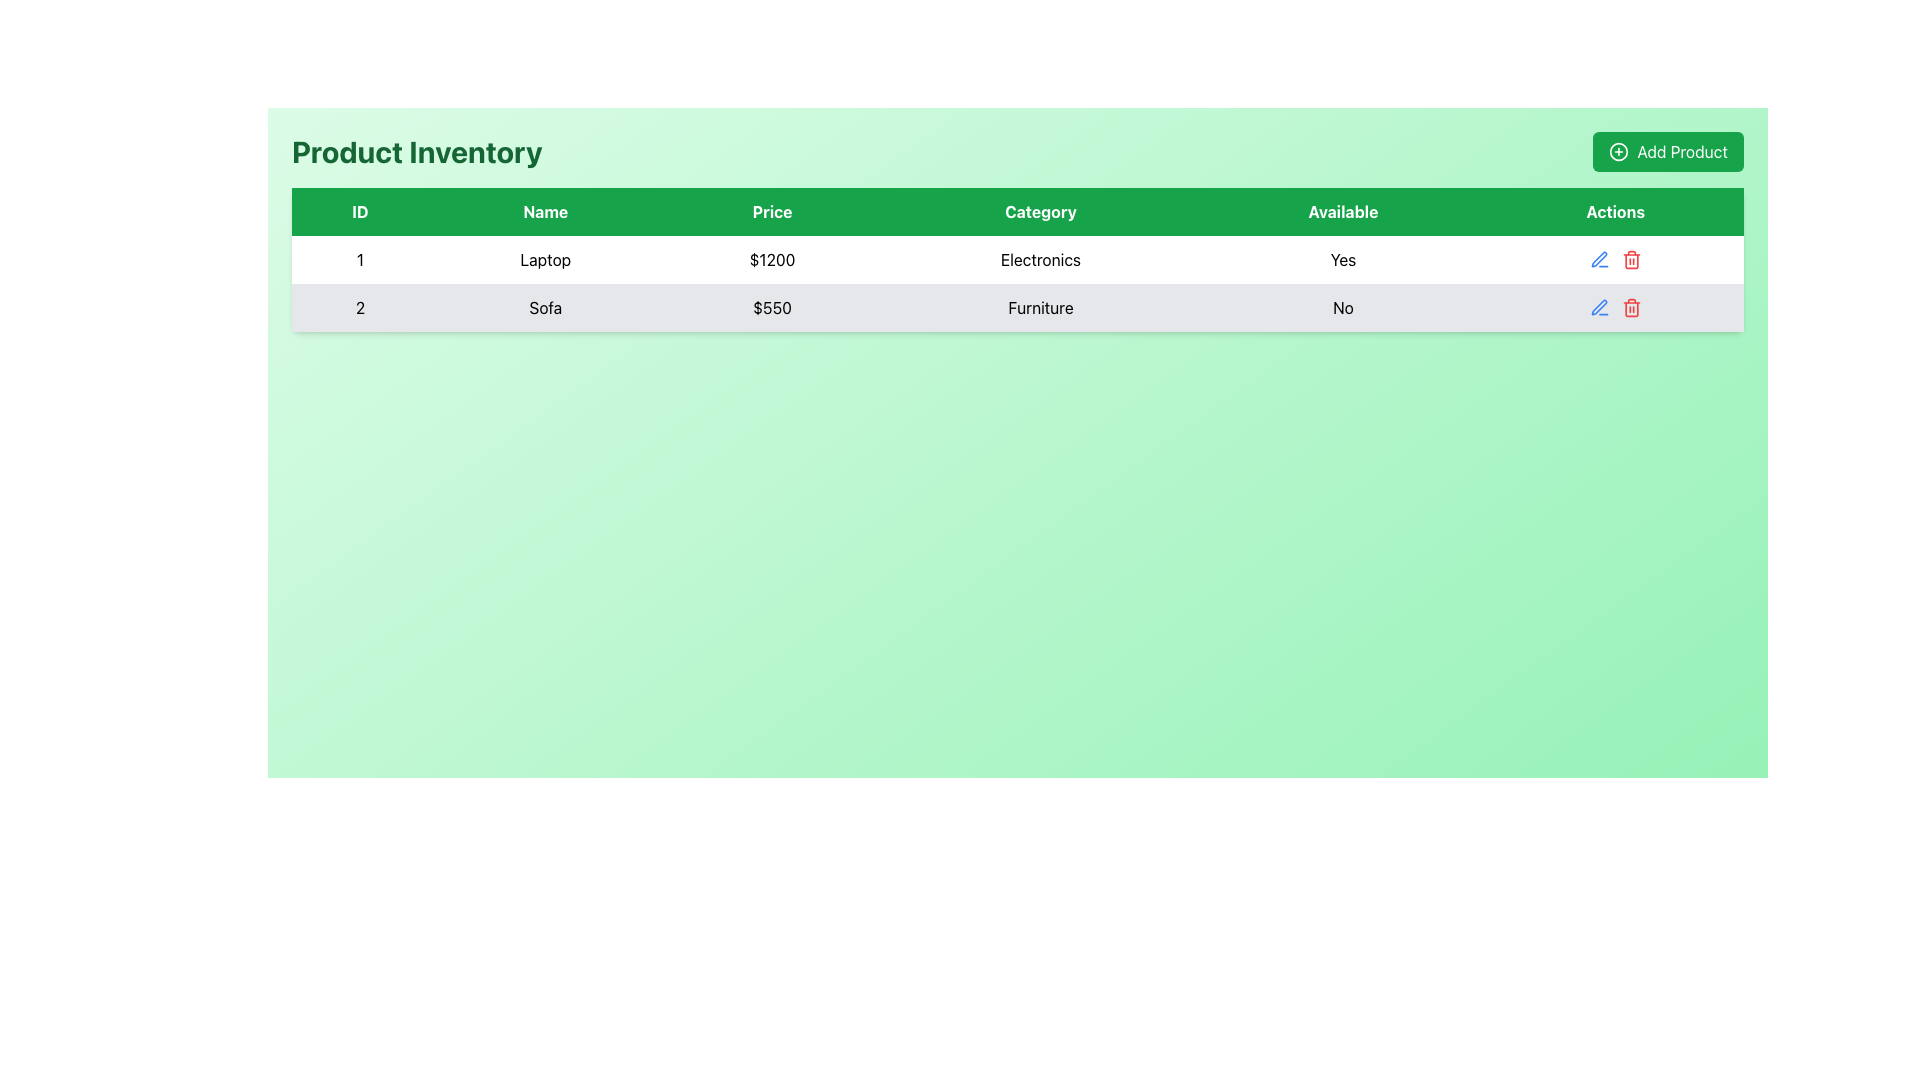 The image size is (1920, 1080). What do you see at coordinates (545, 258) in the screenshot?
I see `the text label displaying the product name 'Laptop' in the inventory list, located in the second cell of the first row under the 'Name' column` at bounding box center [545, 258].